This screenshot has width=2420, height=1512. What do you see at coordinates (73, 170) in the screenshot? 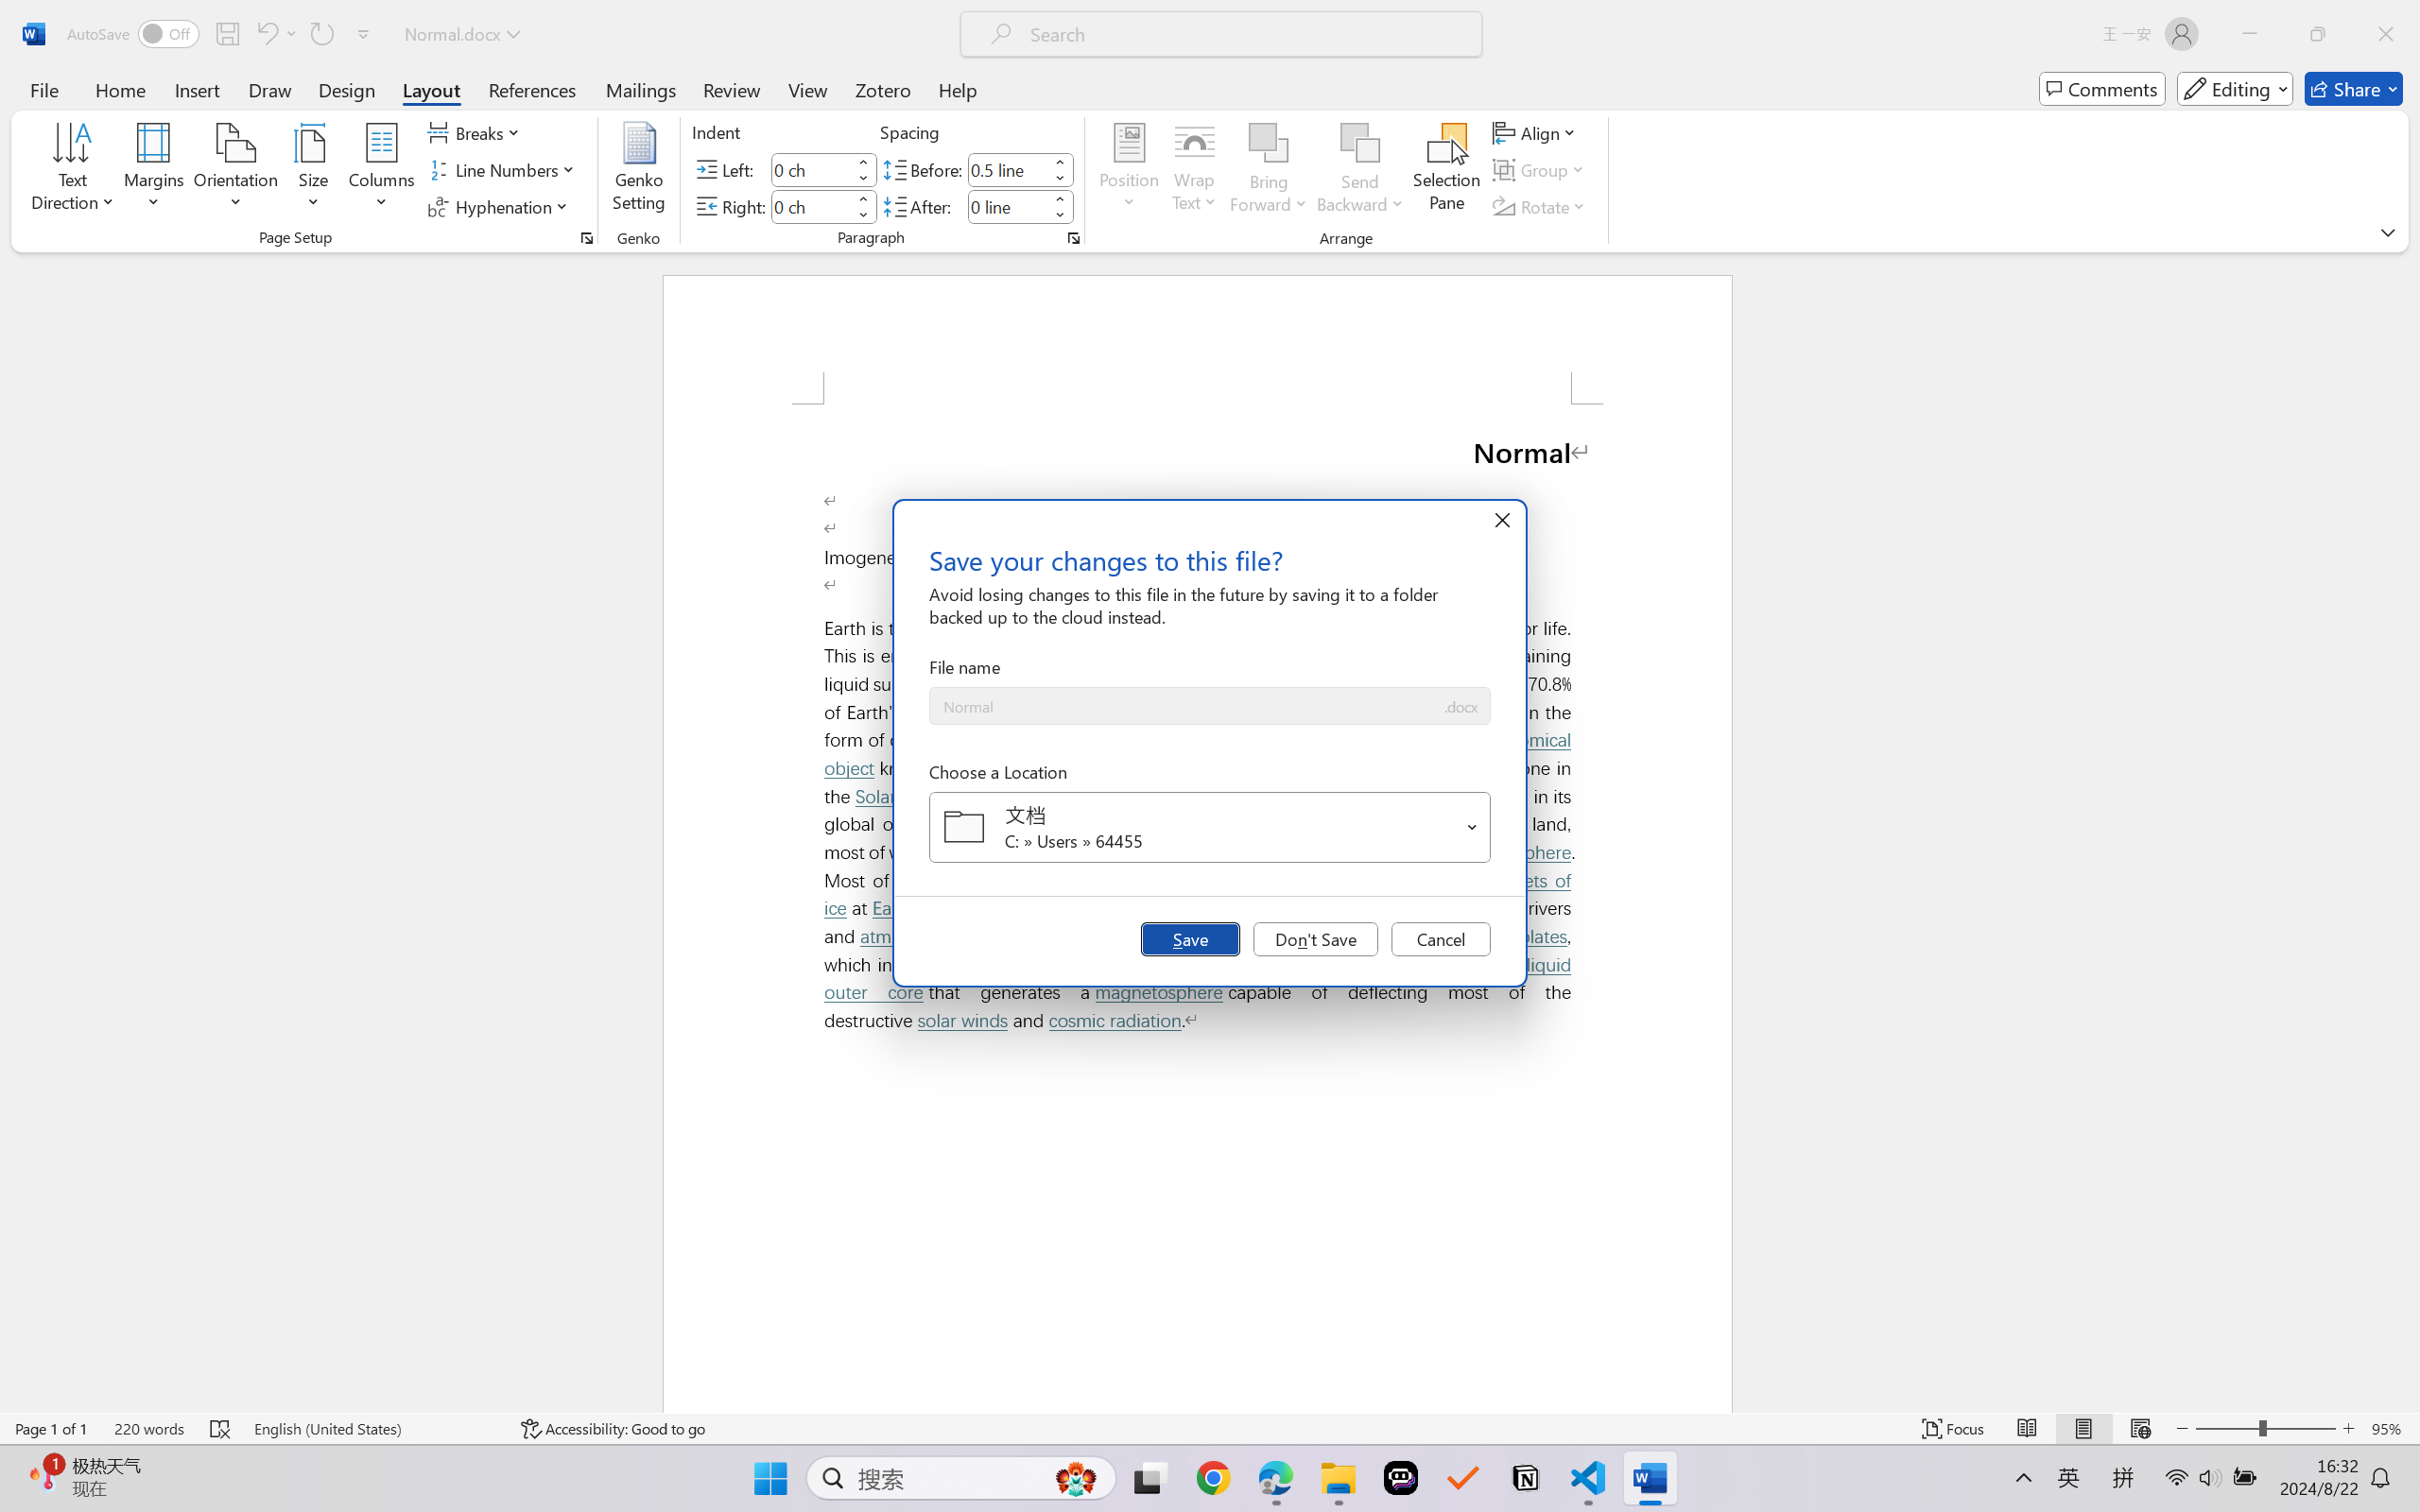
I see `'Text Direction'` at bounding box center [73, 170].